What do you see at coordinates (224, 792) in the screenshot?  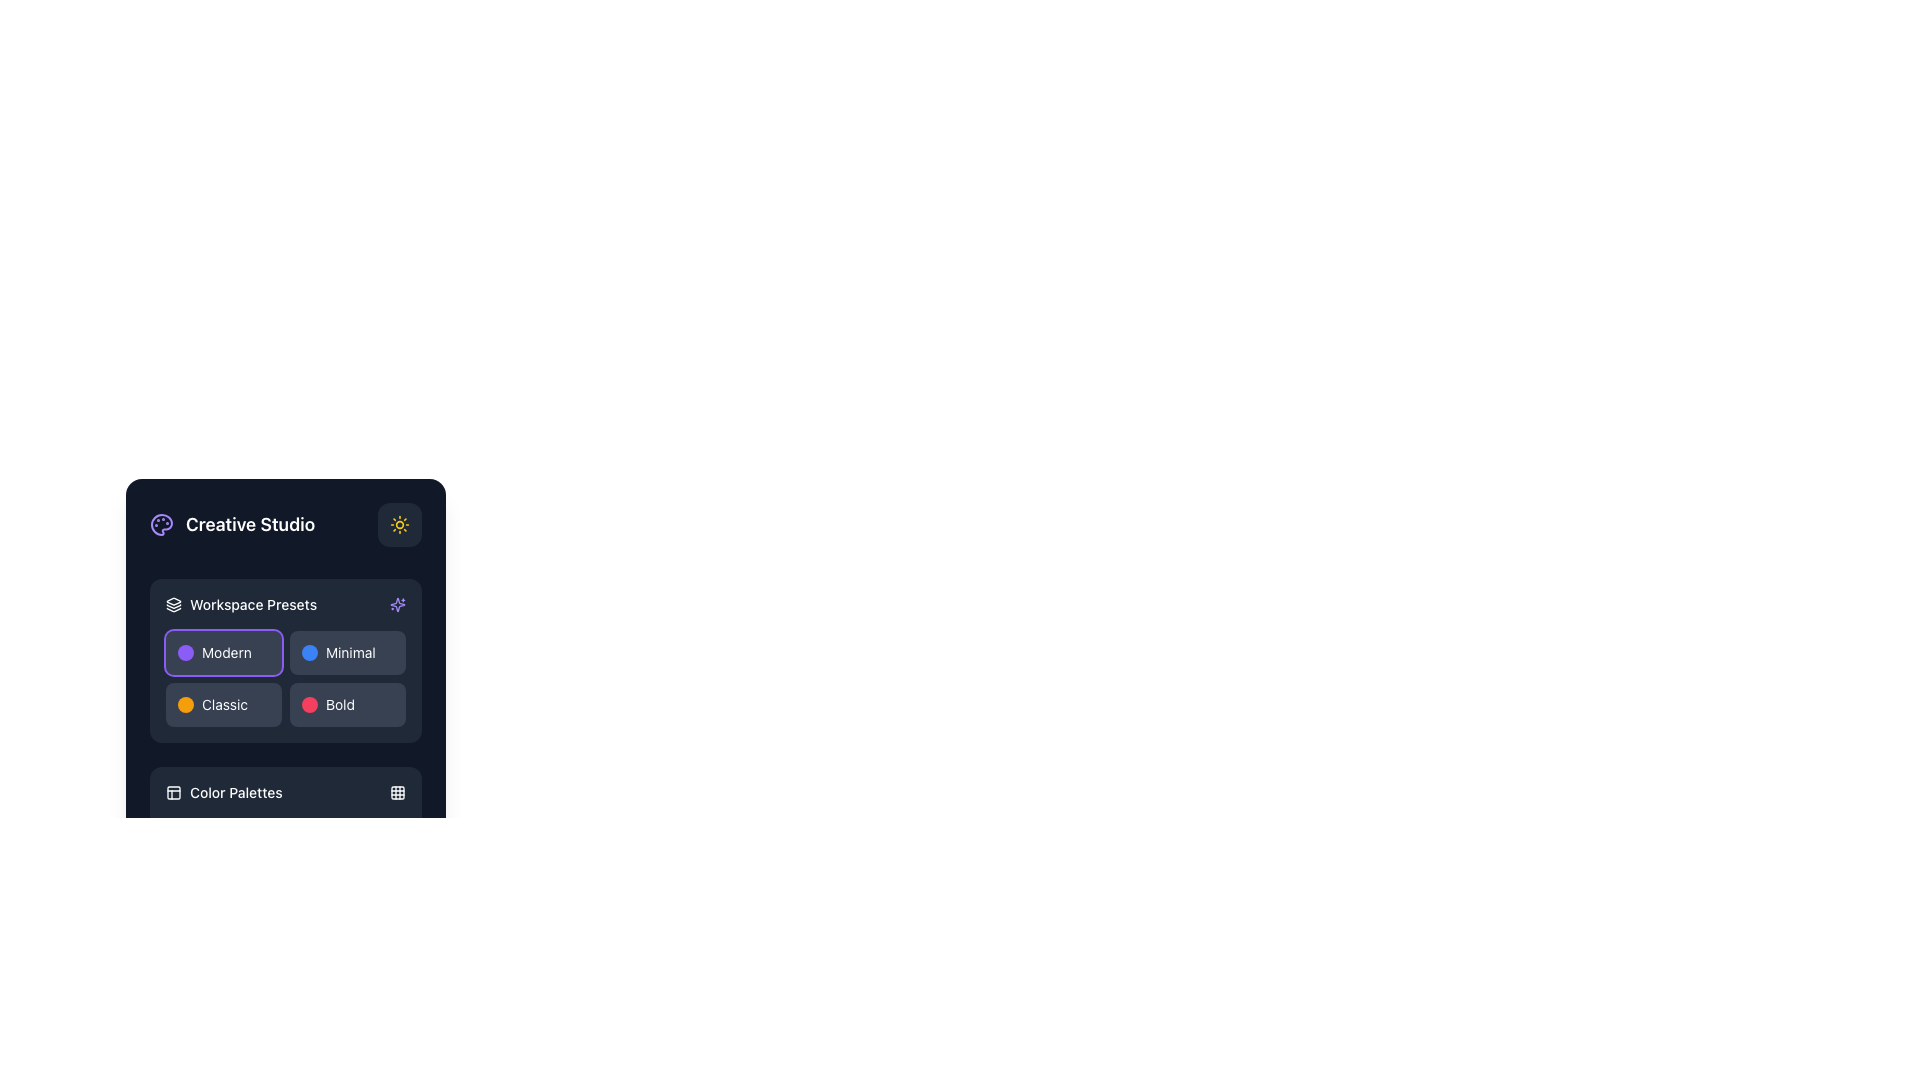 I see `the 'Color Palettes' label with a layout grid icon on a dark background` at bounding box center [224, 792].